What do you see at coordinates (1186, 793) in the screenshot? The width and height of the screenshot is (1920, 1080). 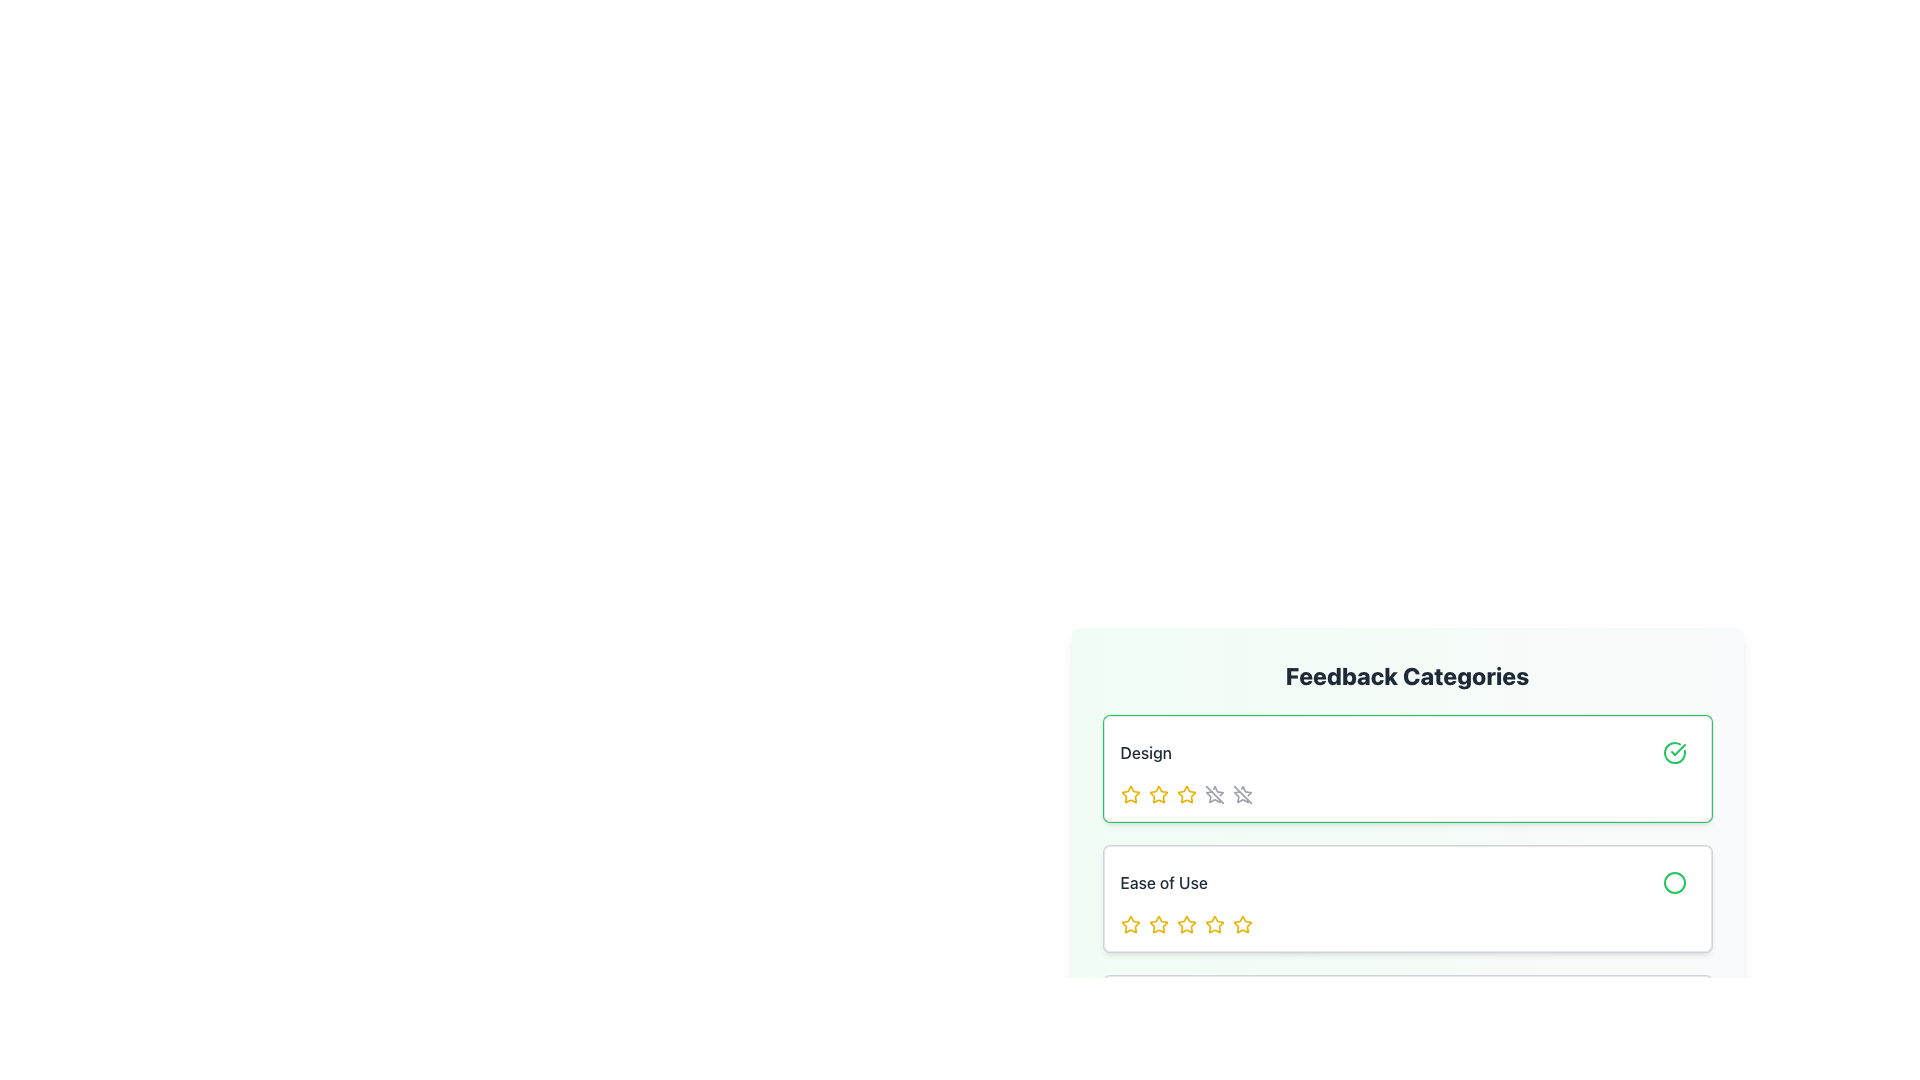 I see `within the third star icon of the rating system located in the 'Design' rating section` at bounding box center [1186, 793].